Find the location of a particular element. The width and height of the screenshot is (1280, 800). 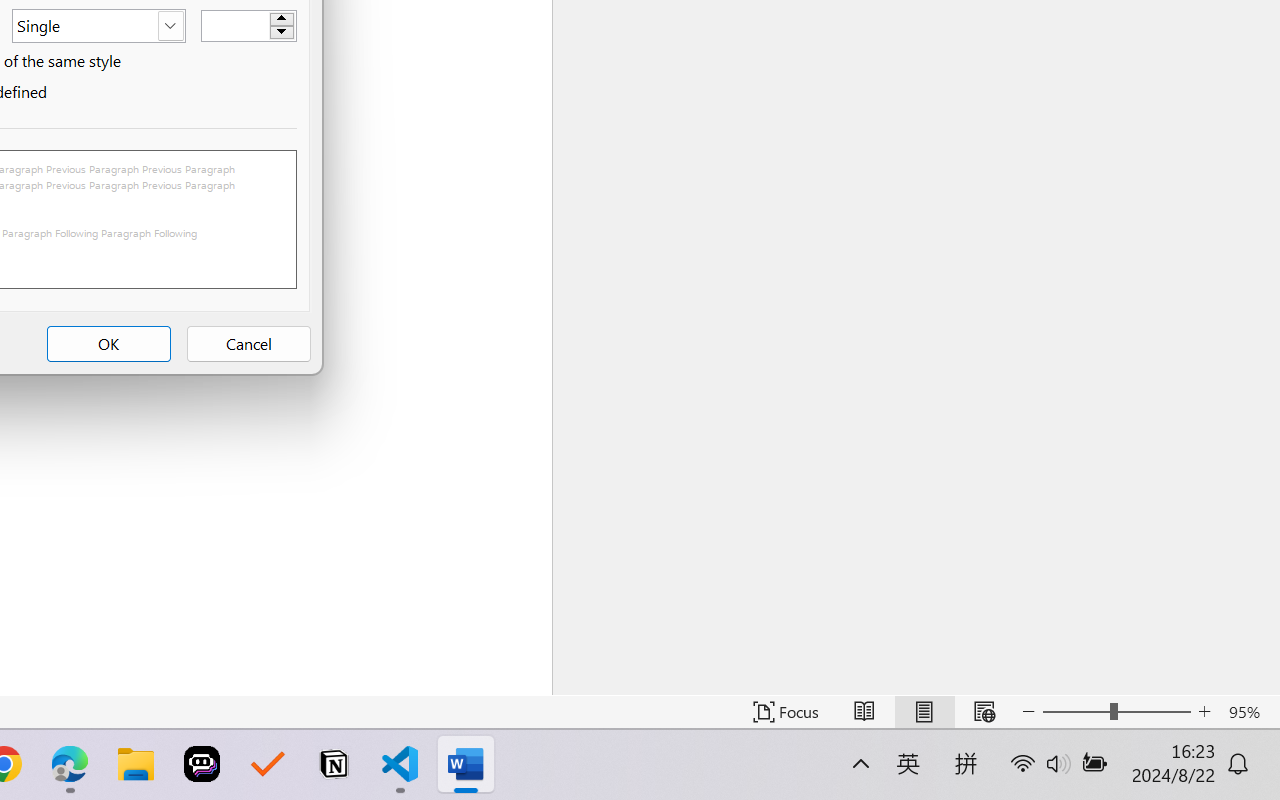

'OK' is located at coordinates (107, 344).